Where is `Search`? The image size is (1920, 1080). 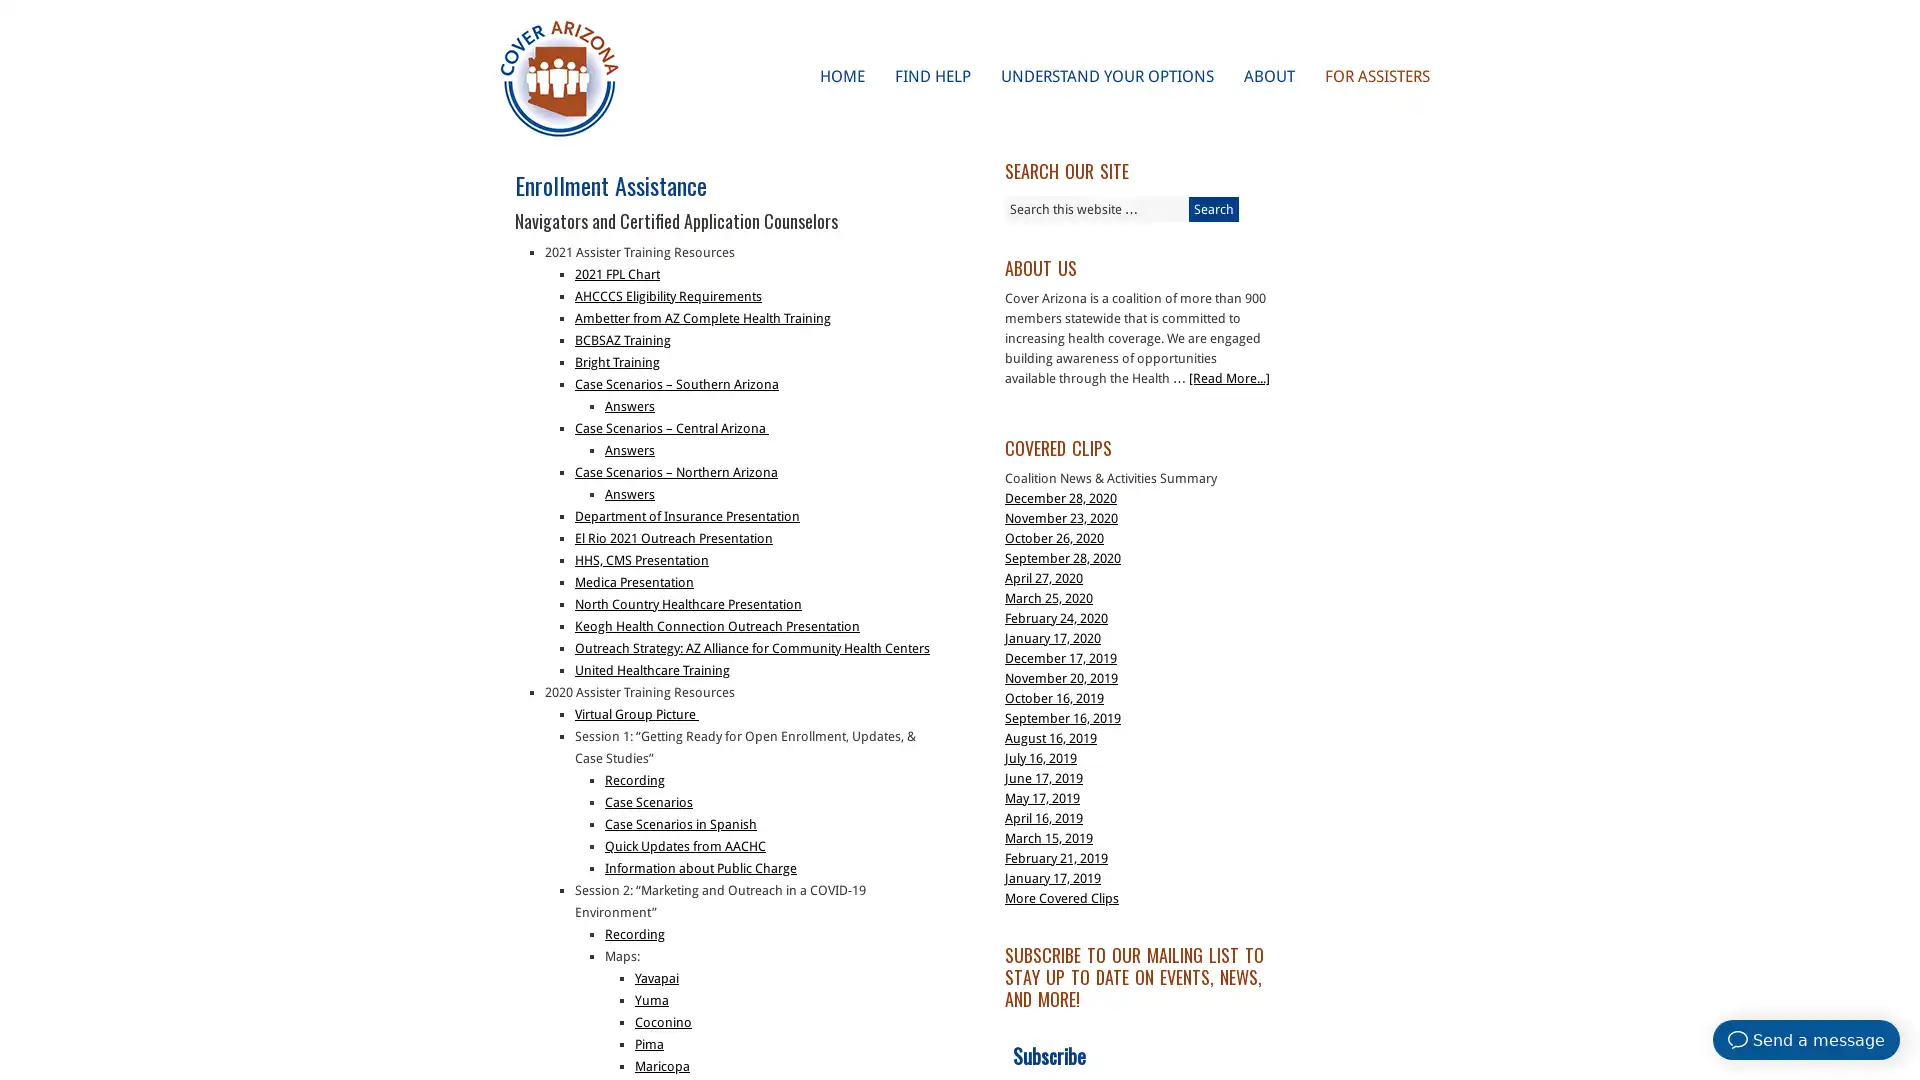 Search is located at coordinates (1213, 209).